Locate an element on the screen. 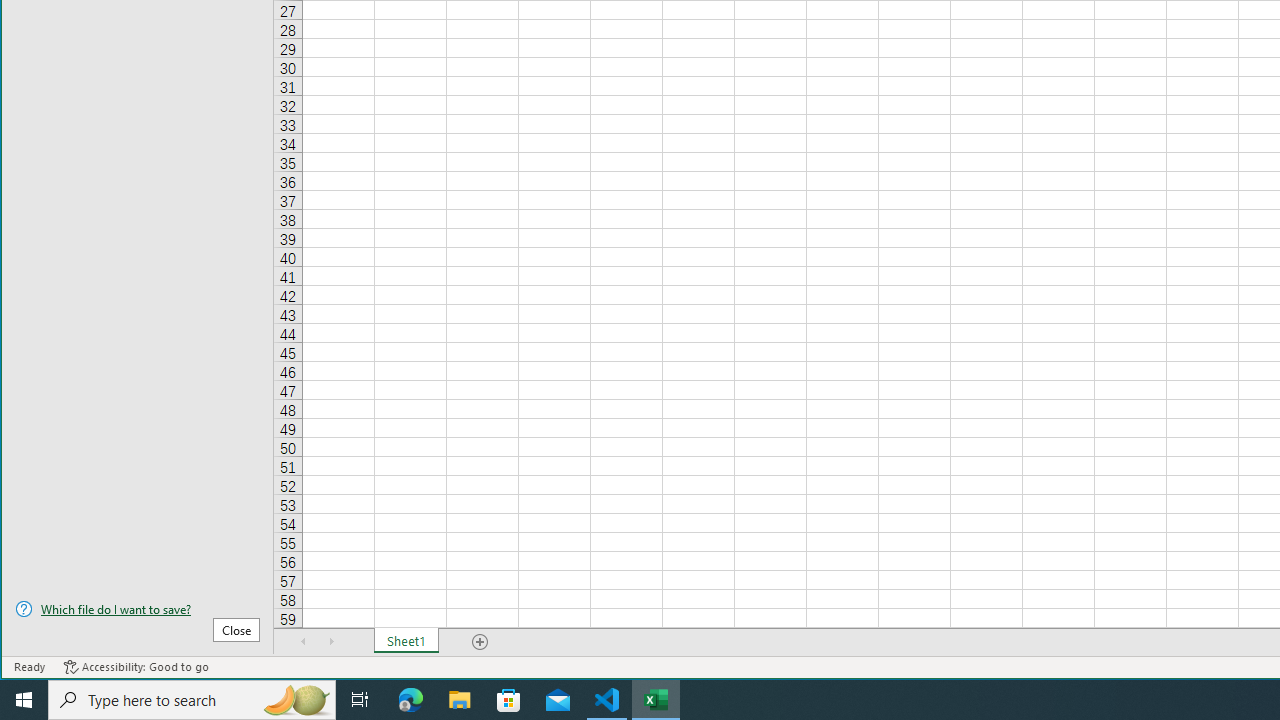 The height and width of the screenshot is (720, 1280). 'Excel - 1 running window' is located at coordinates (656, 698).